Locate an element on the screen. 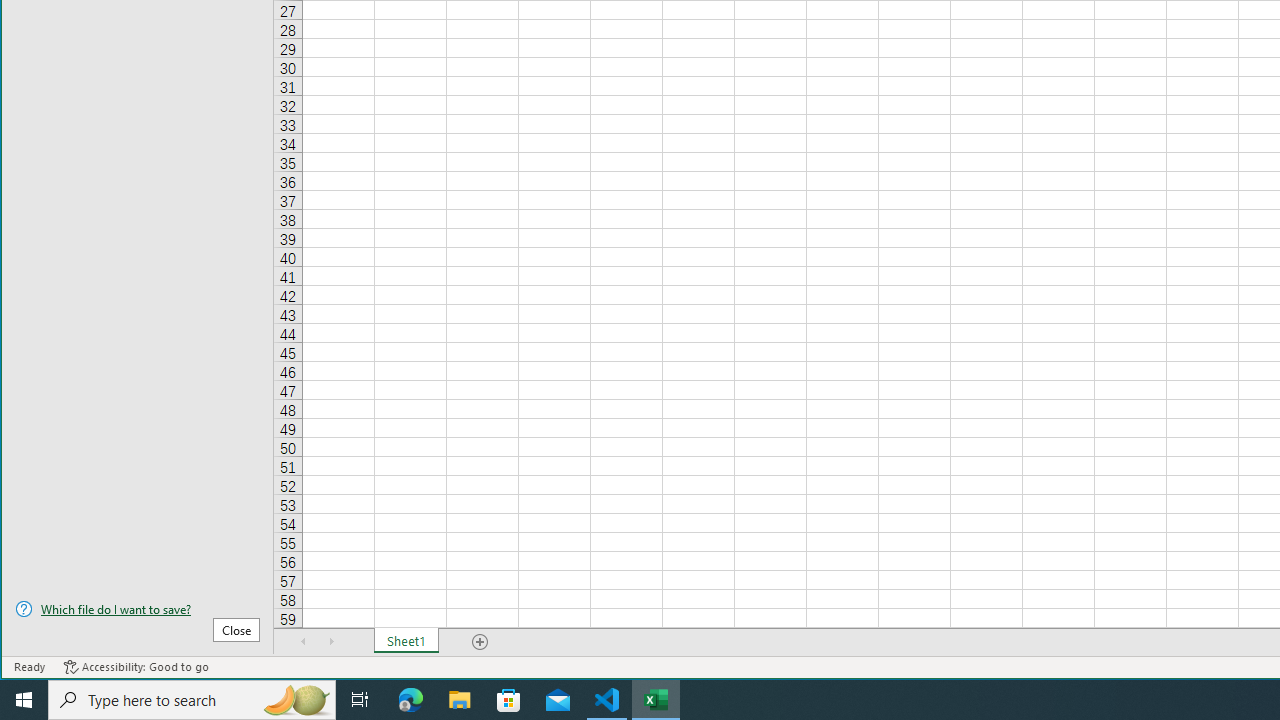 The height and width of the screenshot is (720, 1280). 'Excel - 1 running window' is located at coordinates (656, 698).